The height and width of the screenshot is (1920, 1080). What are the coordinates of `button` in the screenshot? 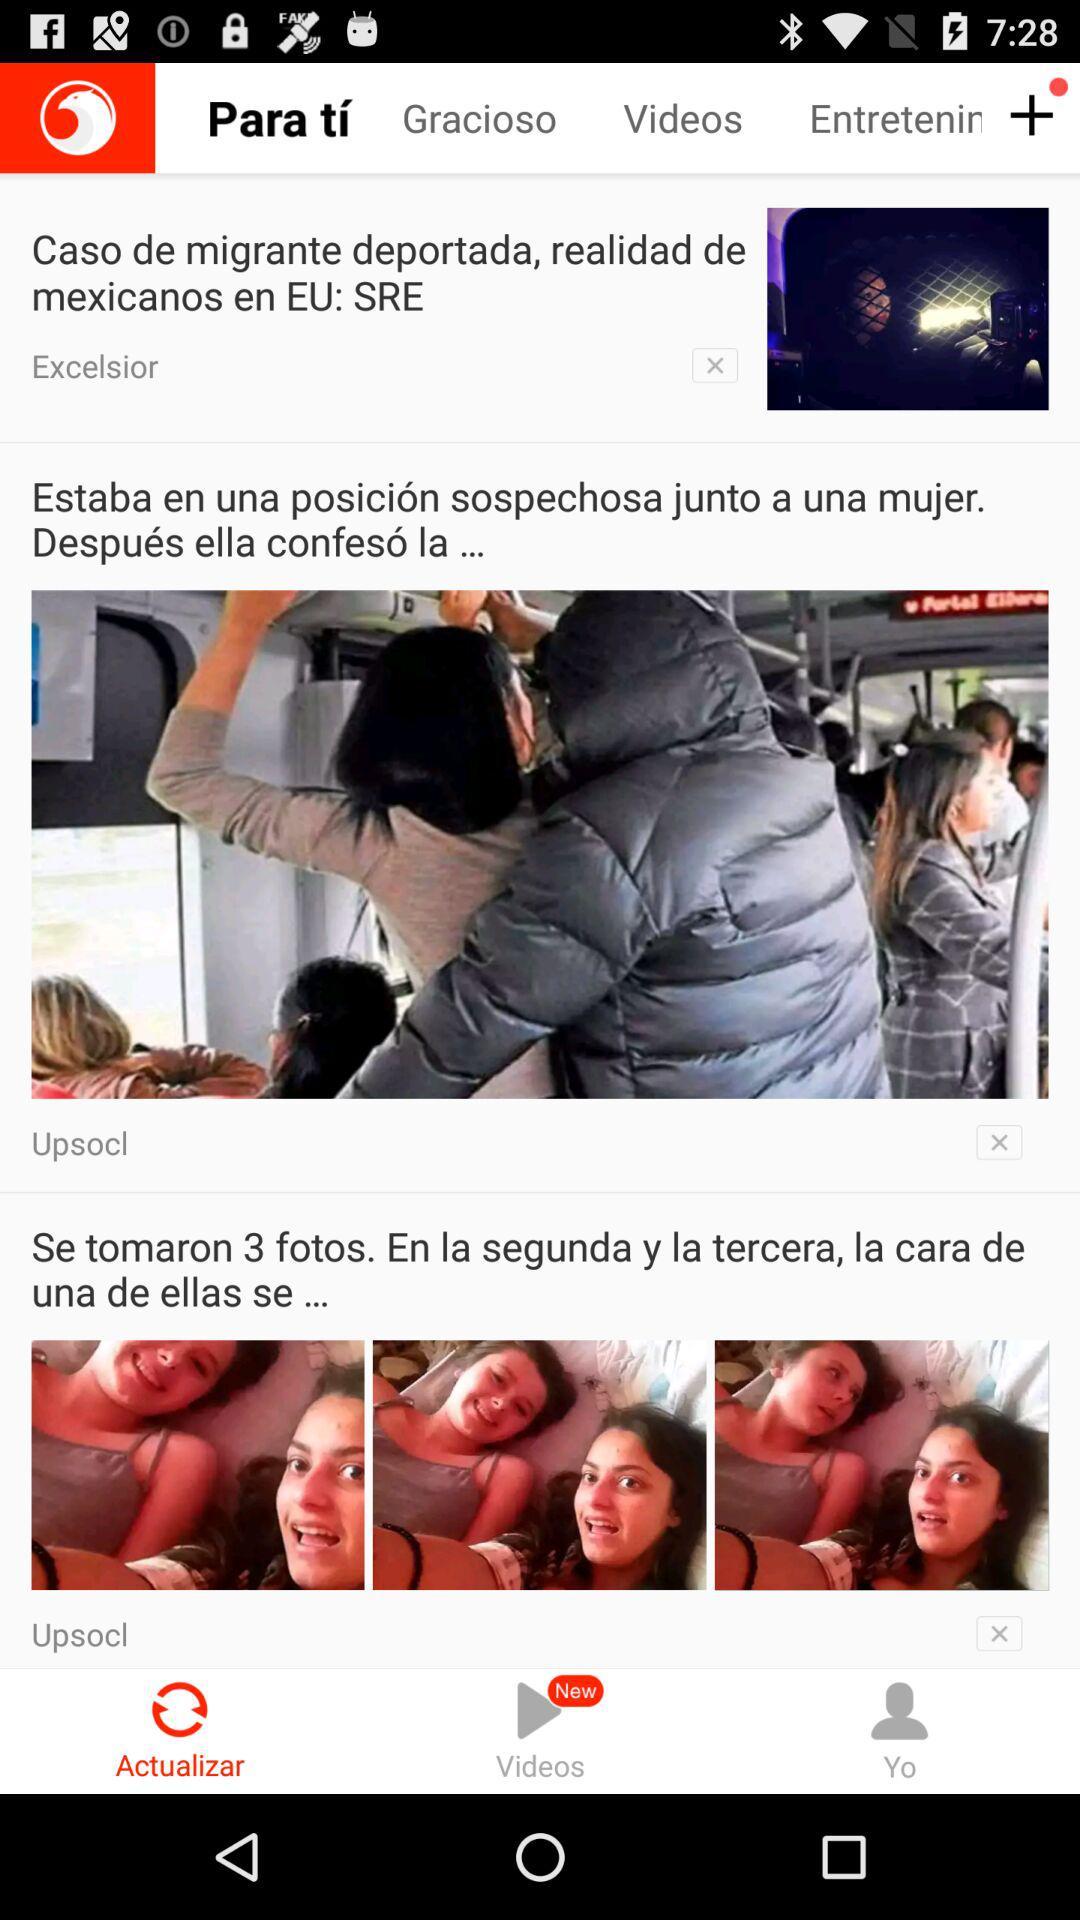 It's located at (1005, 1142).